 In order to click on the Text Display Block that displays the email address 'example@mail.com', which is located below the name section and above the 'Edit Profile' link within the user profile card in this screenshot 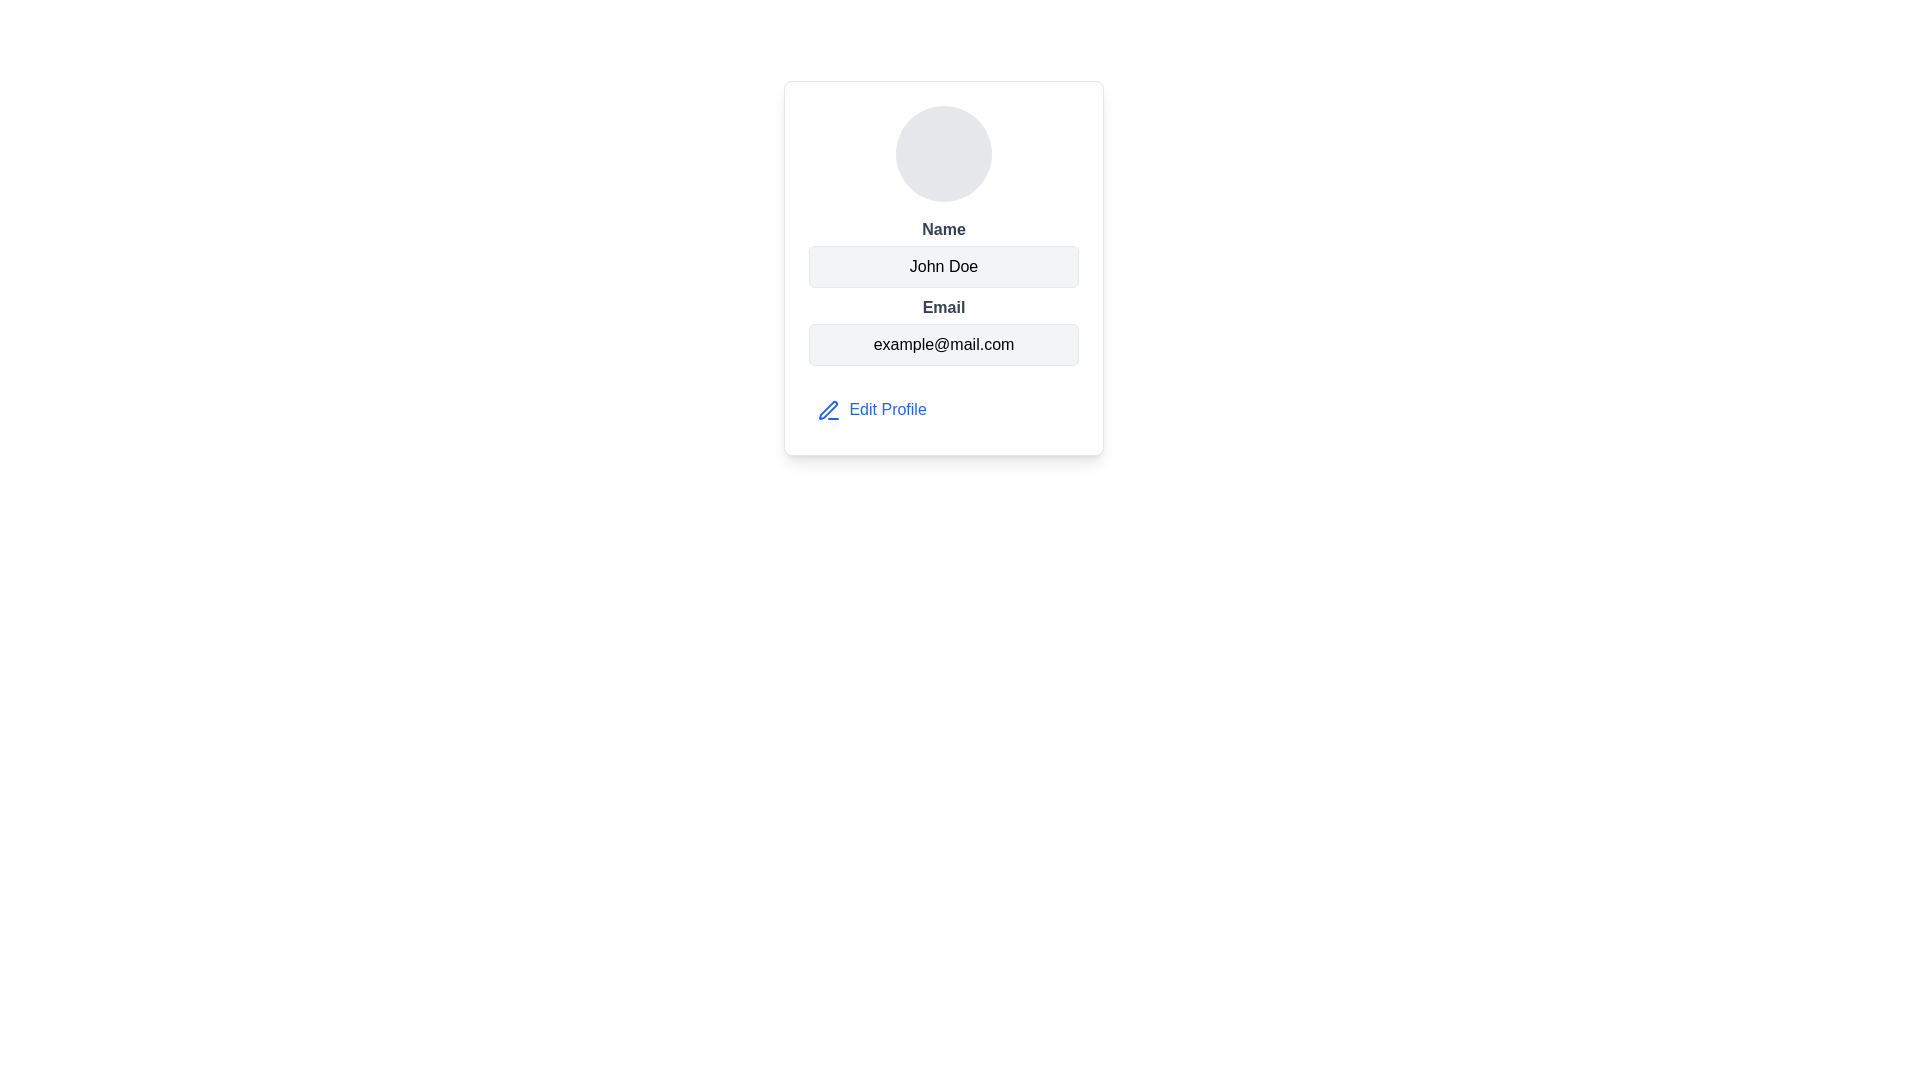, I will do `click(943, 330)`.